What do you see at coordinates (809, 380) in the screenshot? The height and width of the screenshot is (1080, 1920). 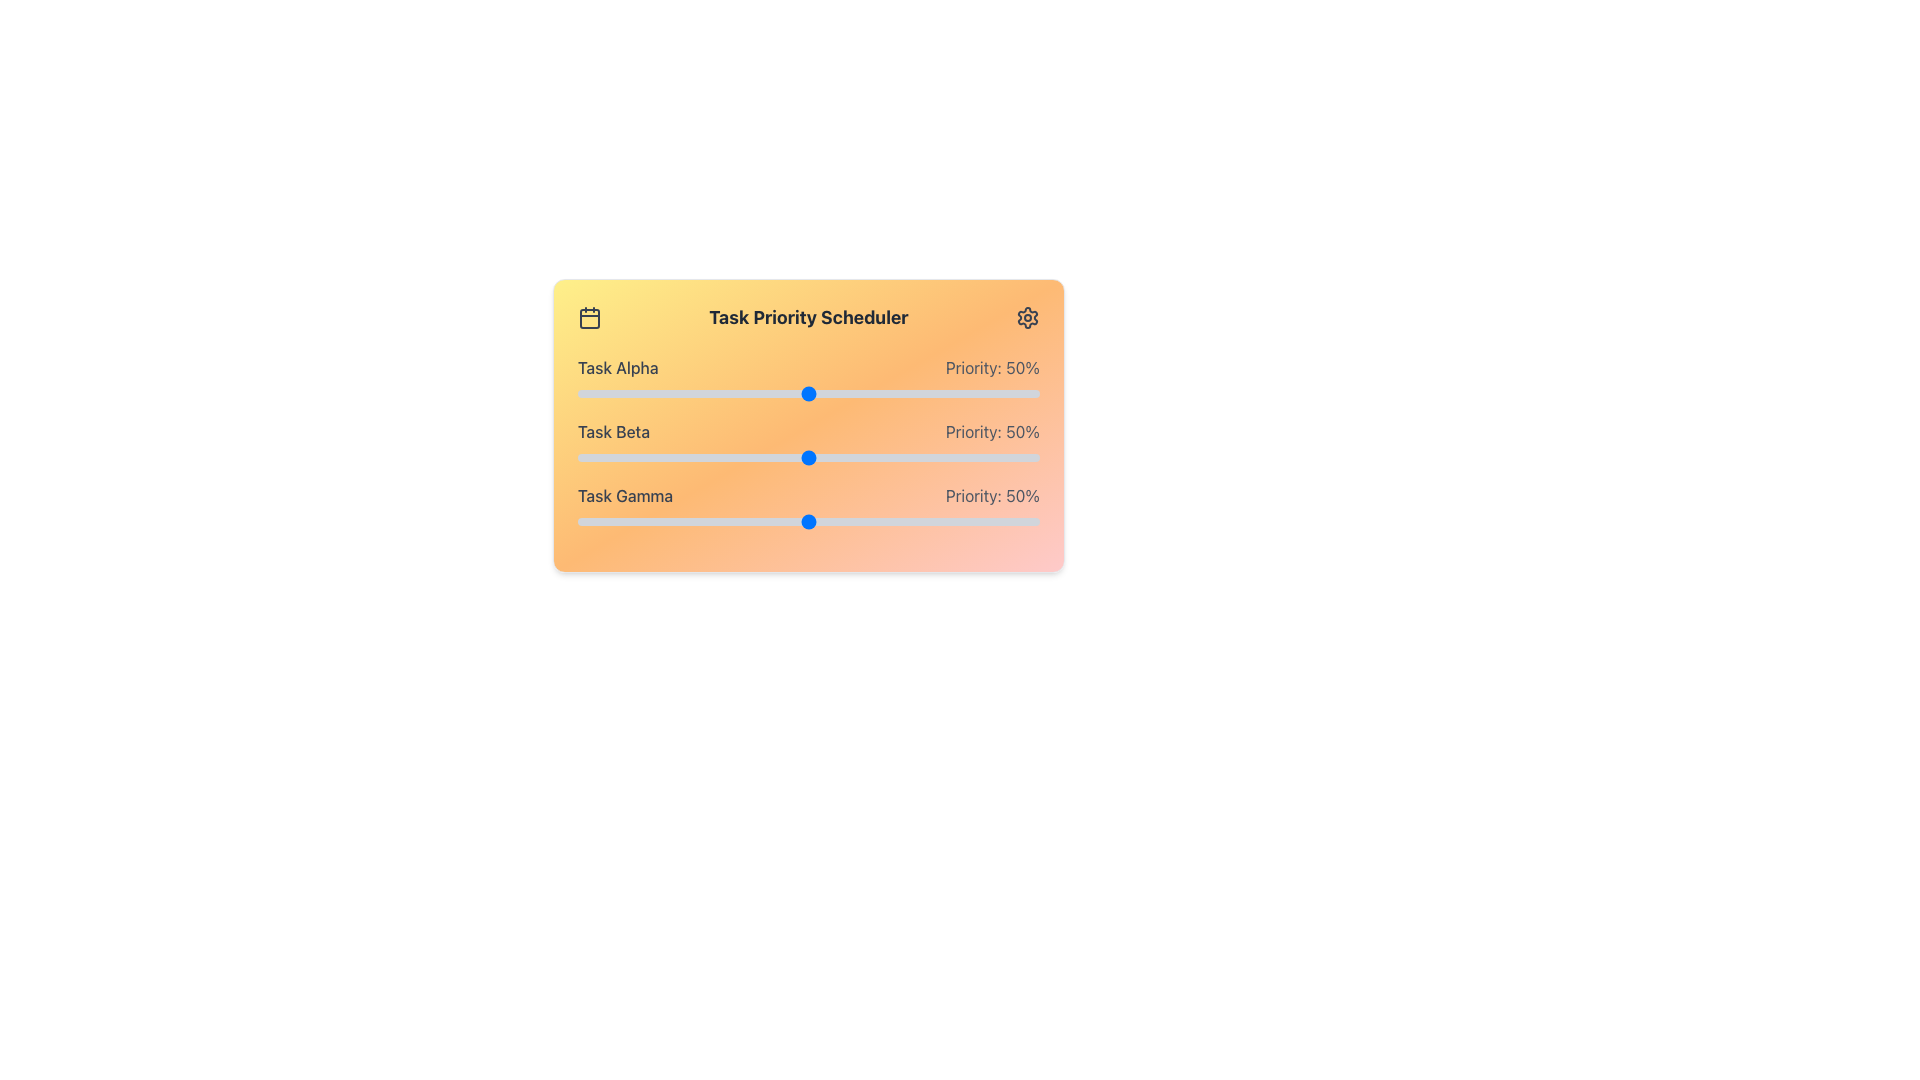 I see `the Composite element displaying task details for 'Task Alpha', which contains the title 'Task Alpha' and a slider indicating priority at 50%` at bounding box center [809, 380].